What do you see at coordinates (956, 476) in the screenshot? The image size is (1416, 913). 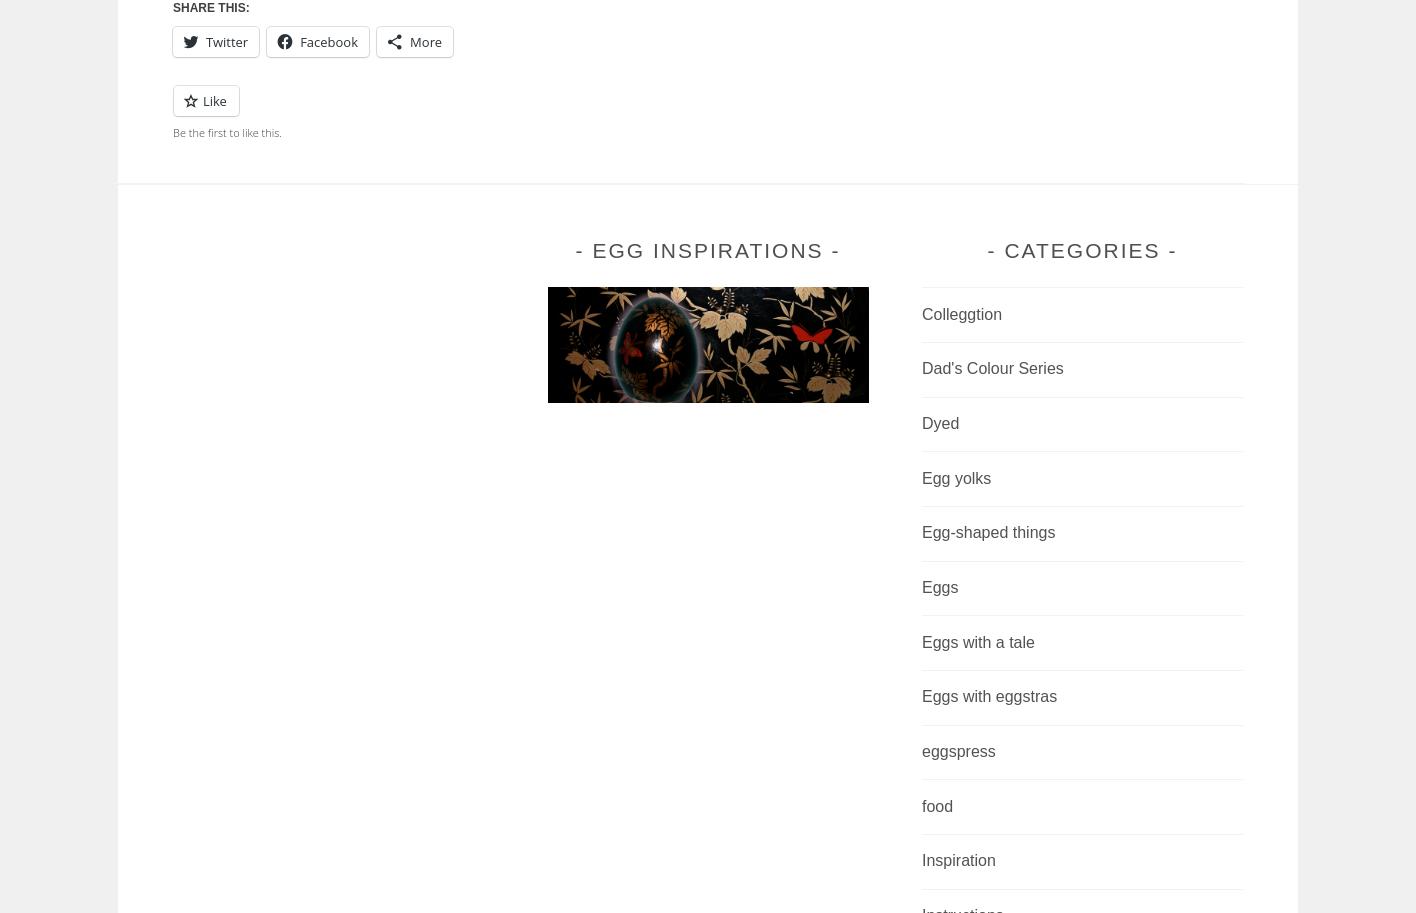 I see `'Egg yolks'` at bounding box center [956, 476].